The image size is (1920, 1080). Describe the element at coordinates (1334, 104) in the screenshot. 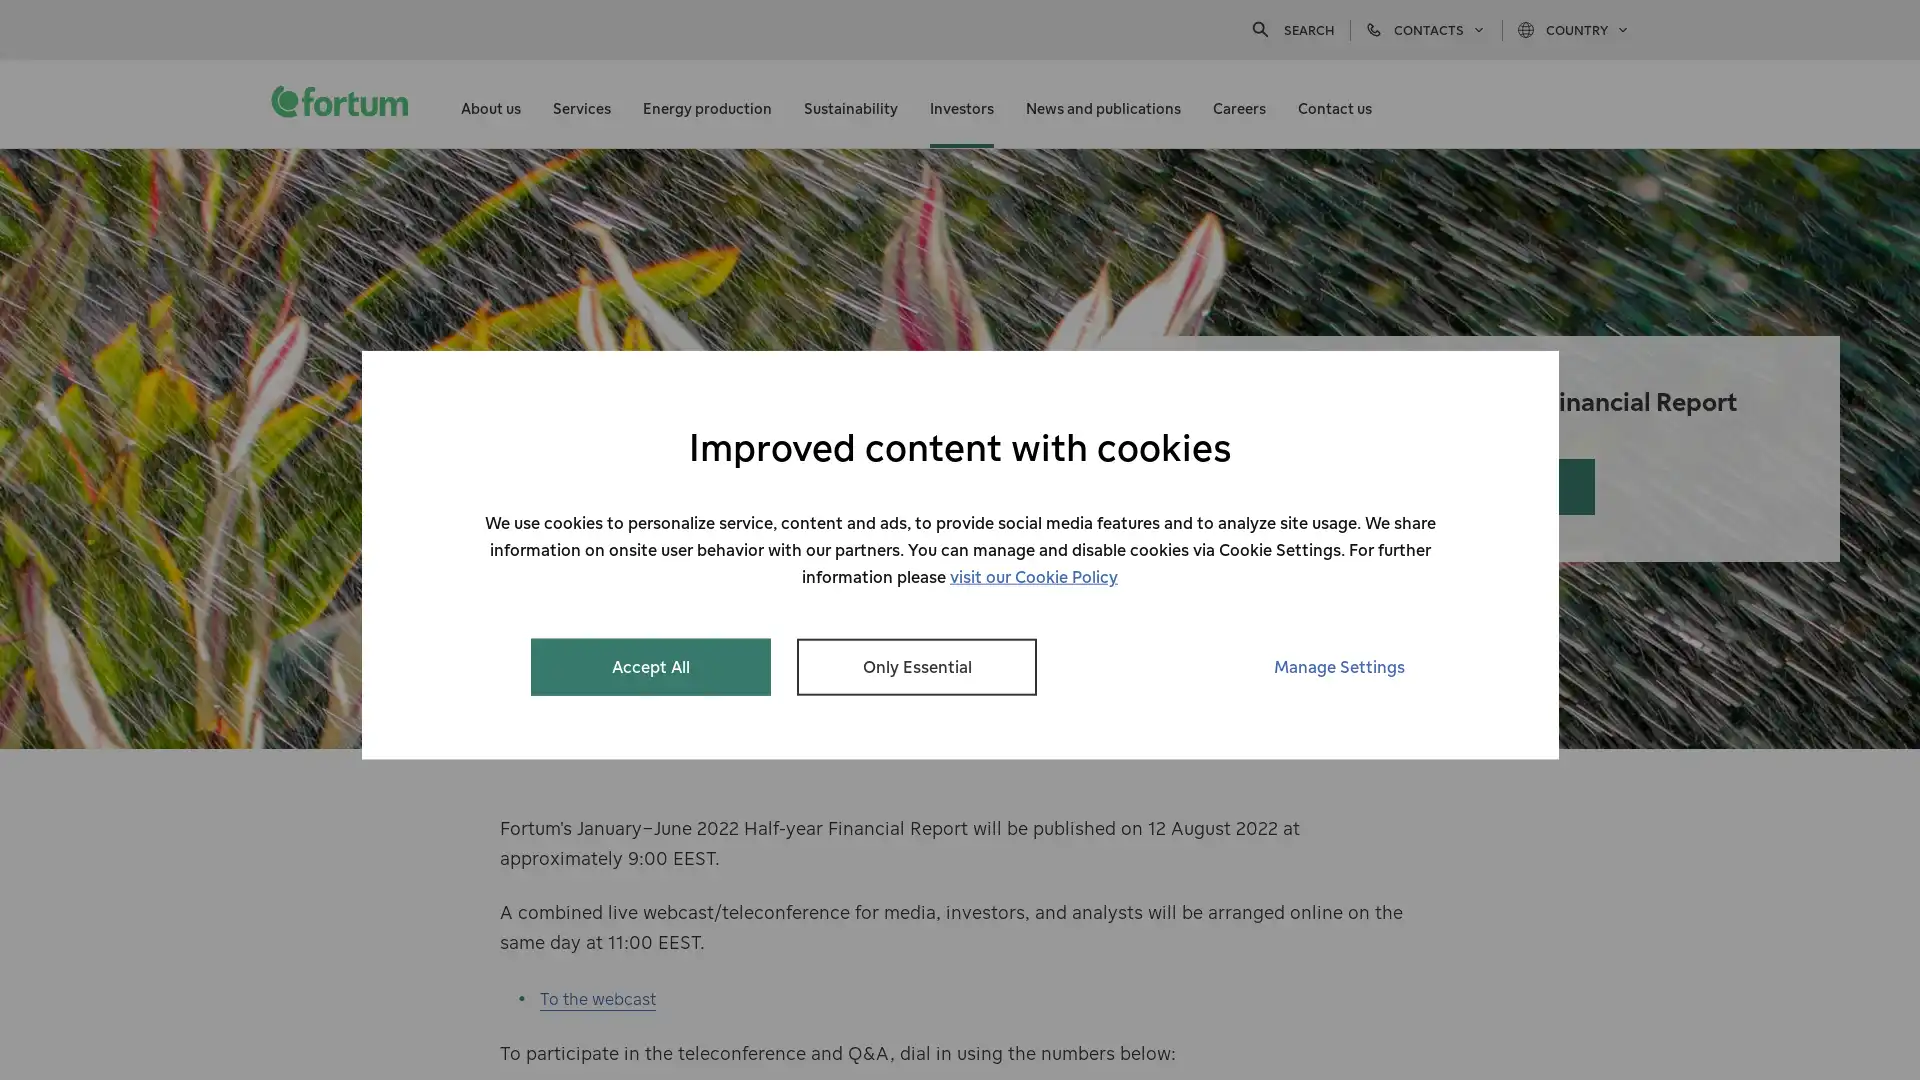

I see `Contact us` at that location.